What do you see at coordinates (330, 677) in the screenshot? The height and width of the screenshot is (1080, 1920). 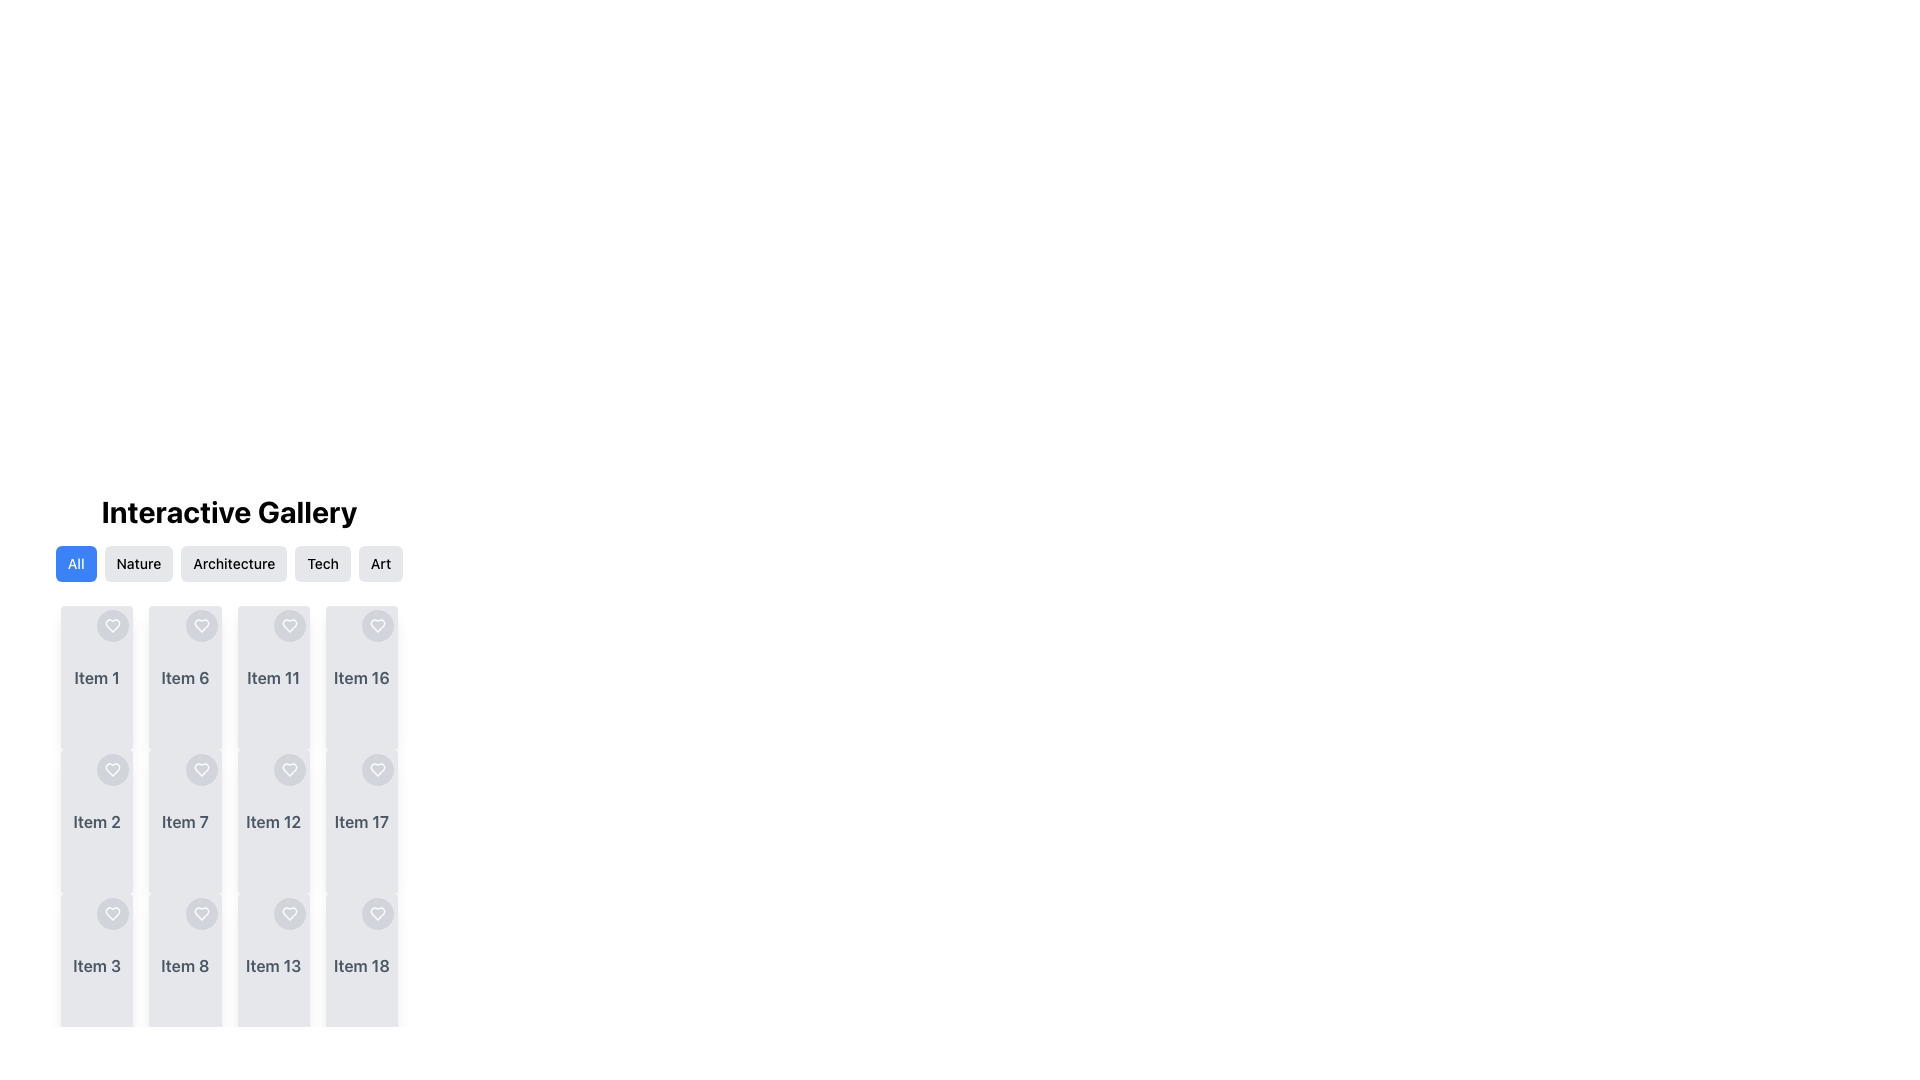 I see `the decorative icon next to the 'View Details' button in the fourth column under 'Item 16' in the 'Interactive Gallery'` at bounding box center [330, 677].